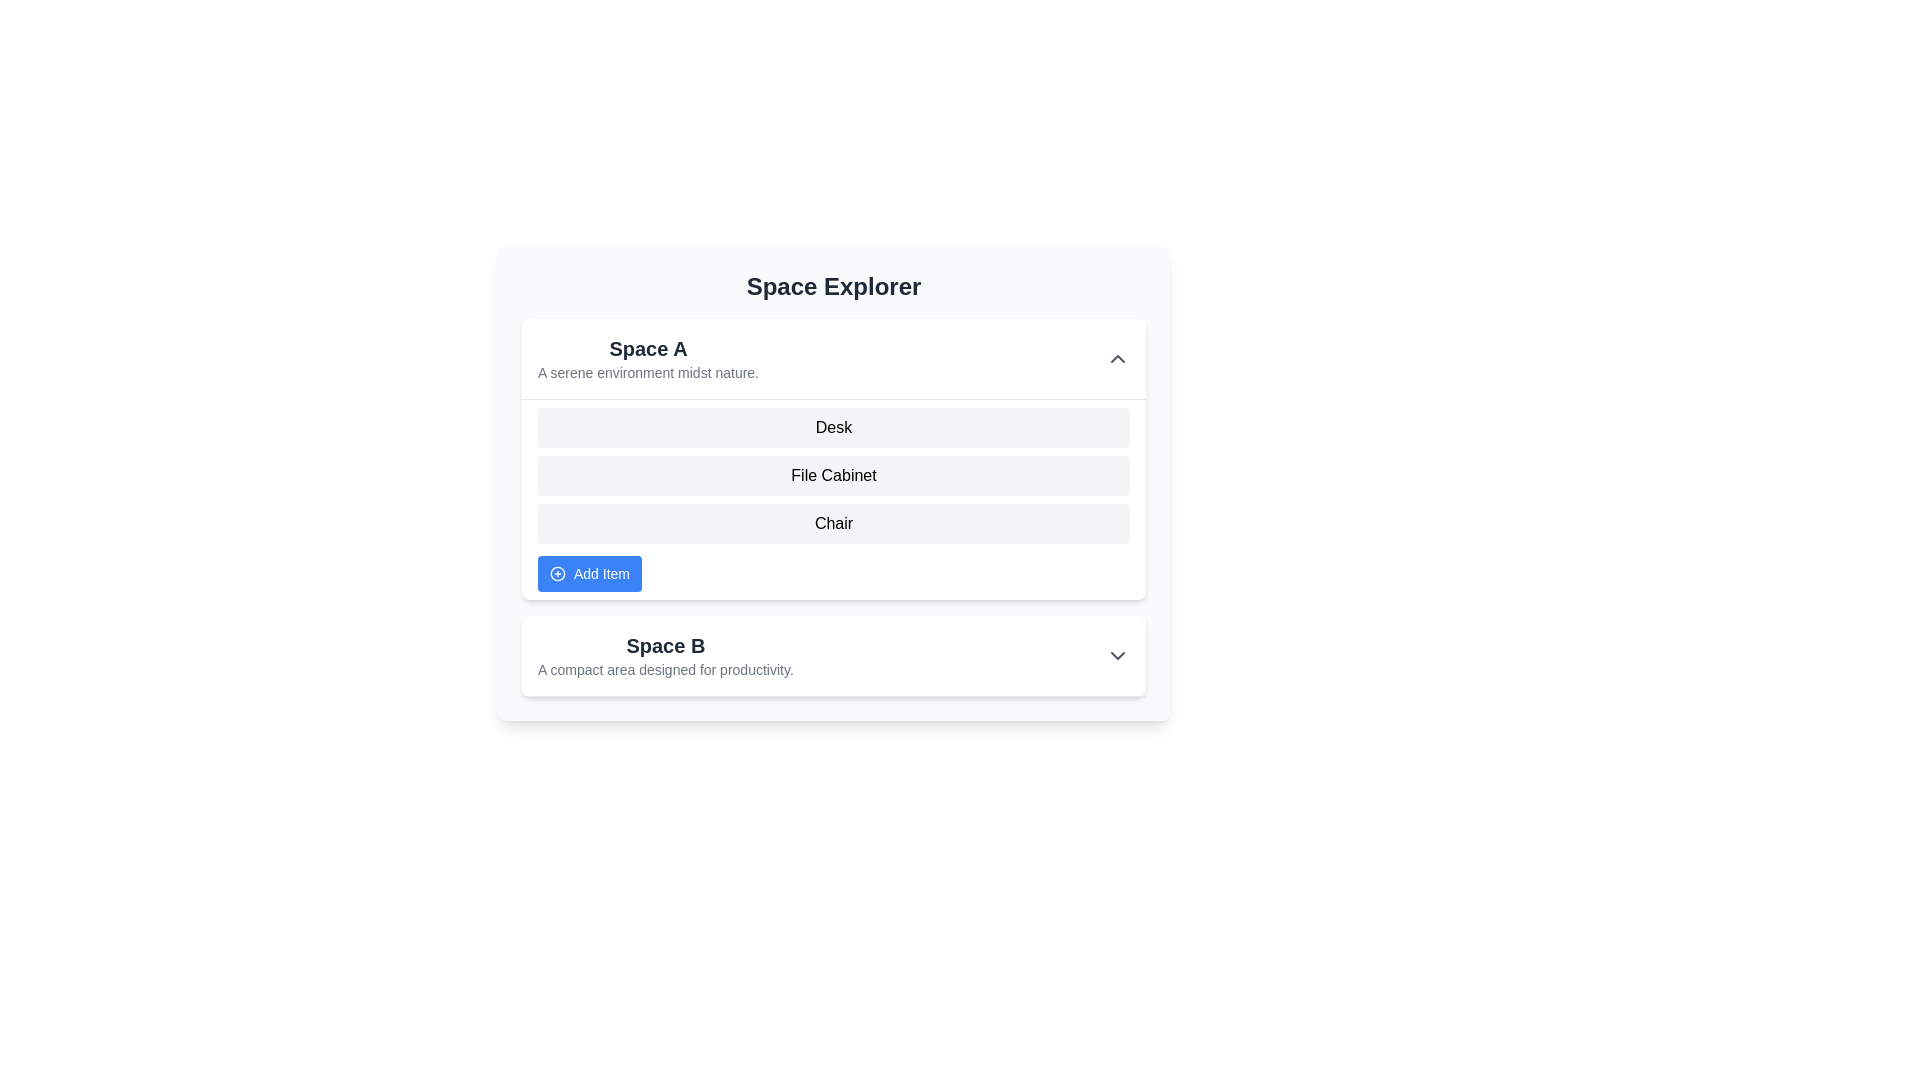 The image size is (1920, 1080). Describe the element at coordinates (648, 357) in the screenshot. I see `the Label for the section 'Space A'` at that location.